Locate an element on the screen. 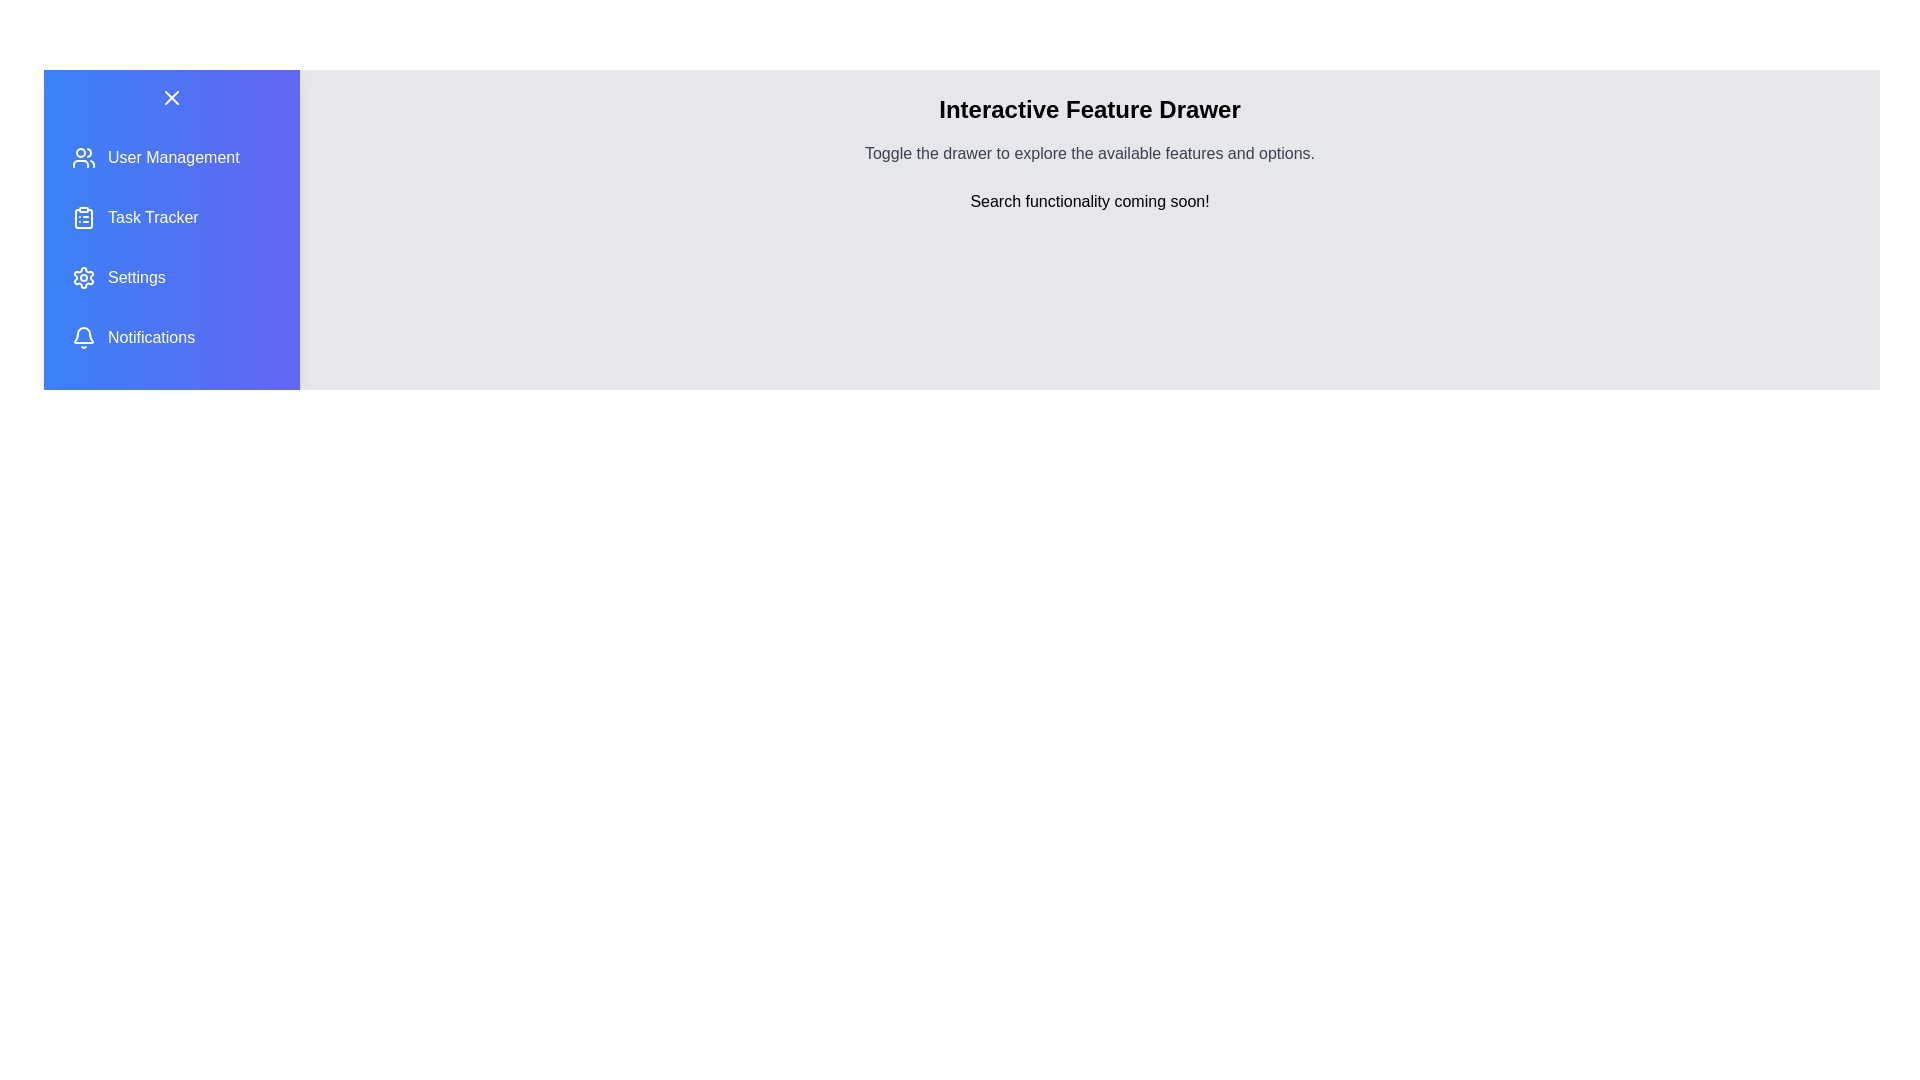 The height and width of the screenshot is (1080, 1920). the feature User Management from the list is located at coordinates (172, 157).